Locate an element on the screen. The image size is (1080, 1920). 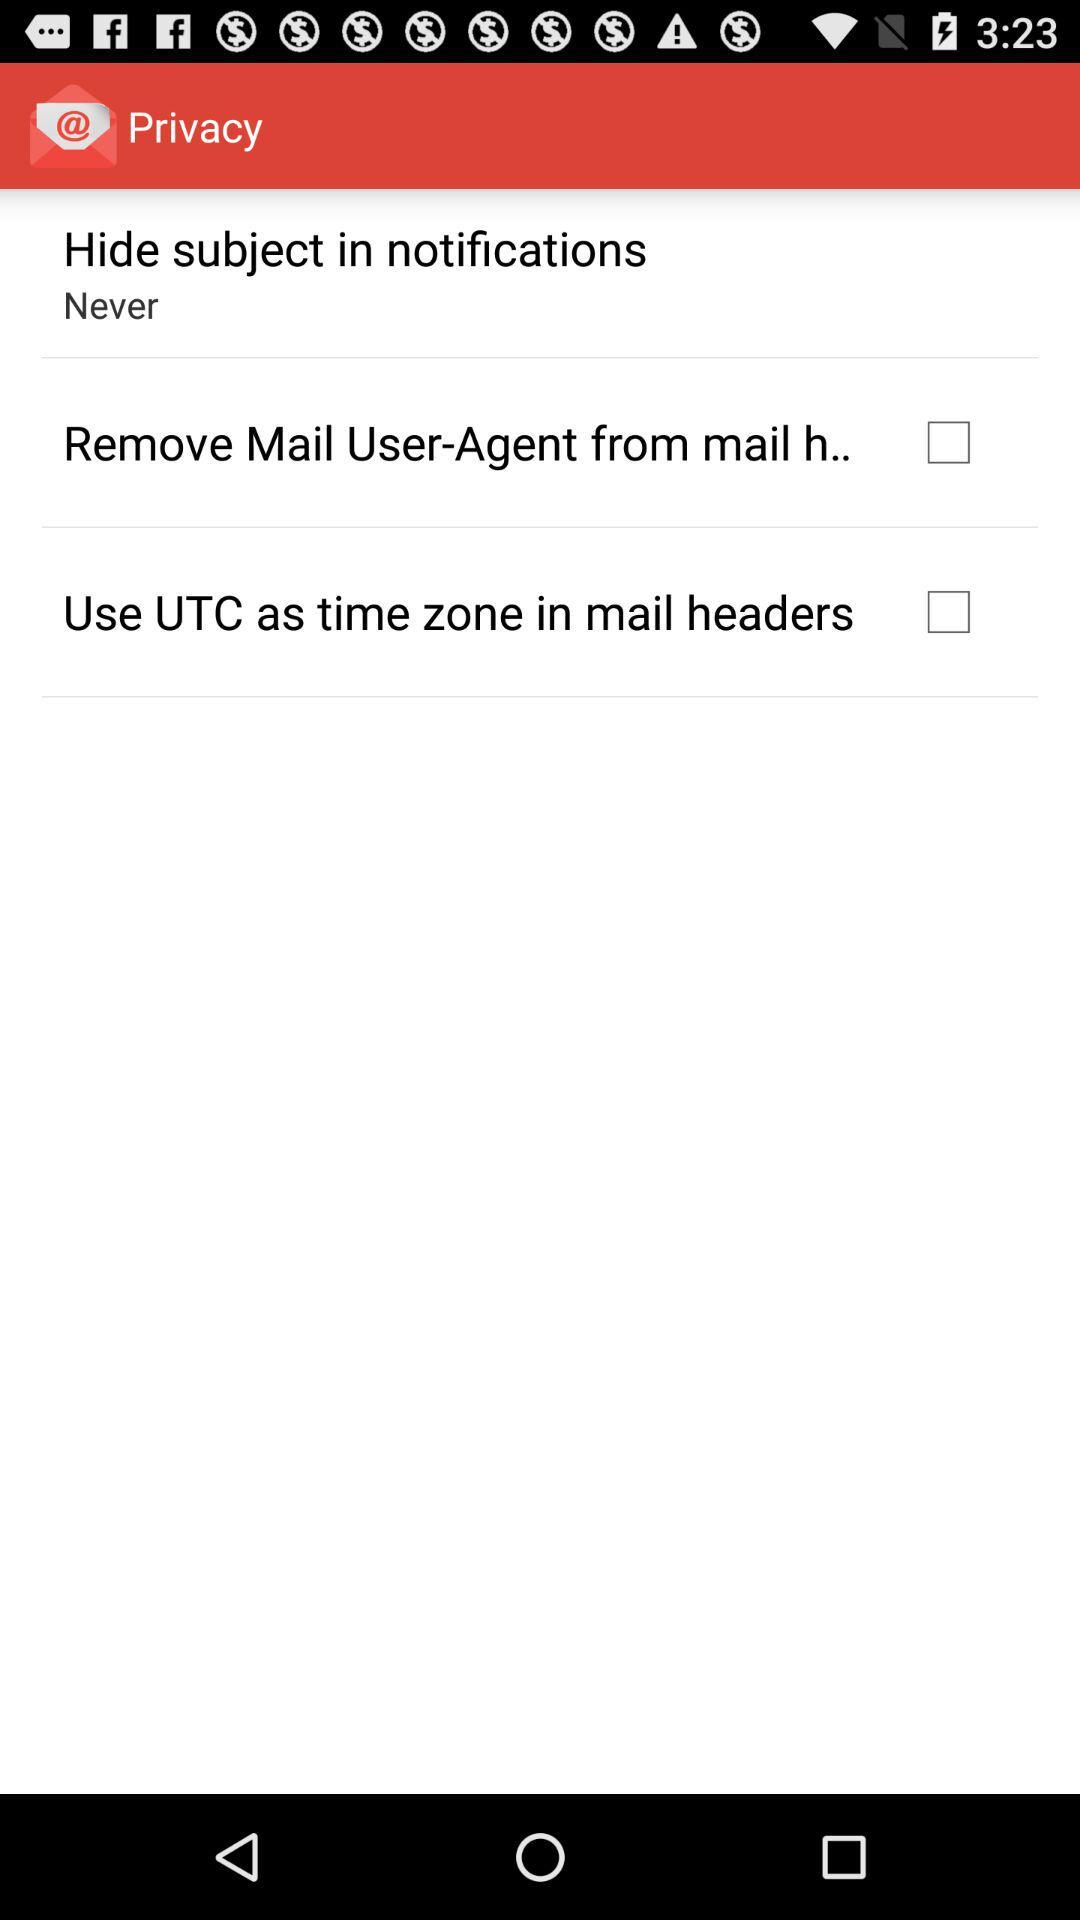
hide subject in icon is located at coordinates (354, 246).